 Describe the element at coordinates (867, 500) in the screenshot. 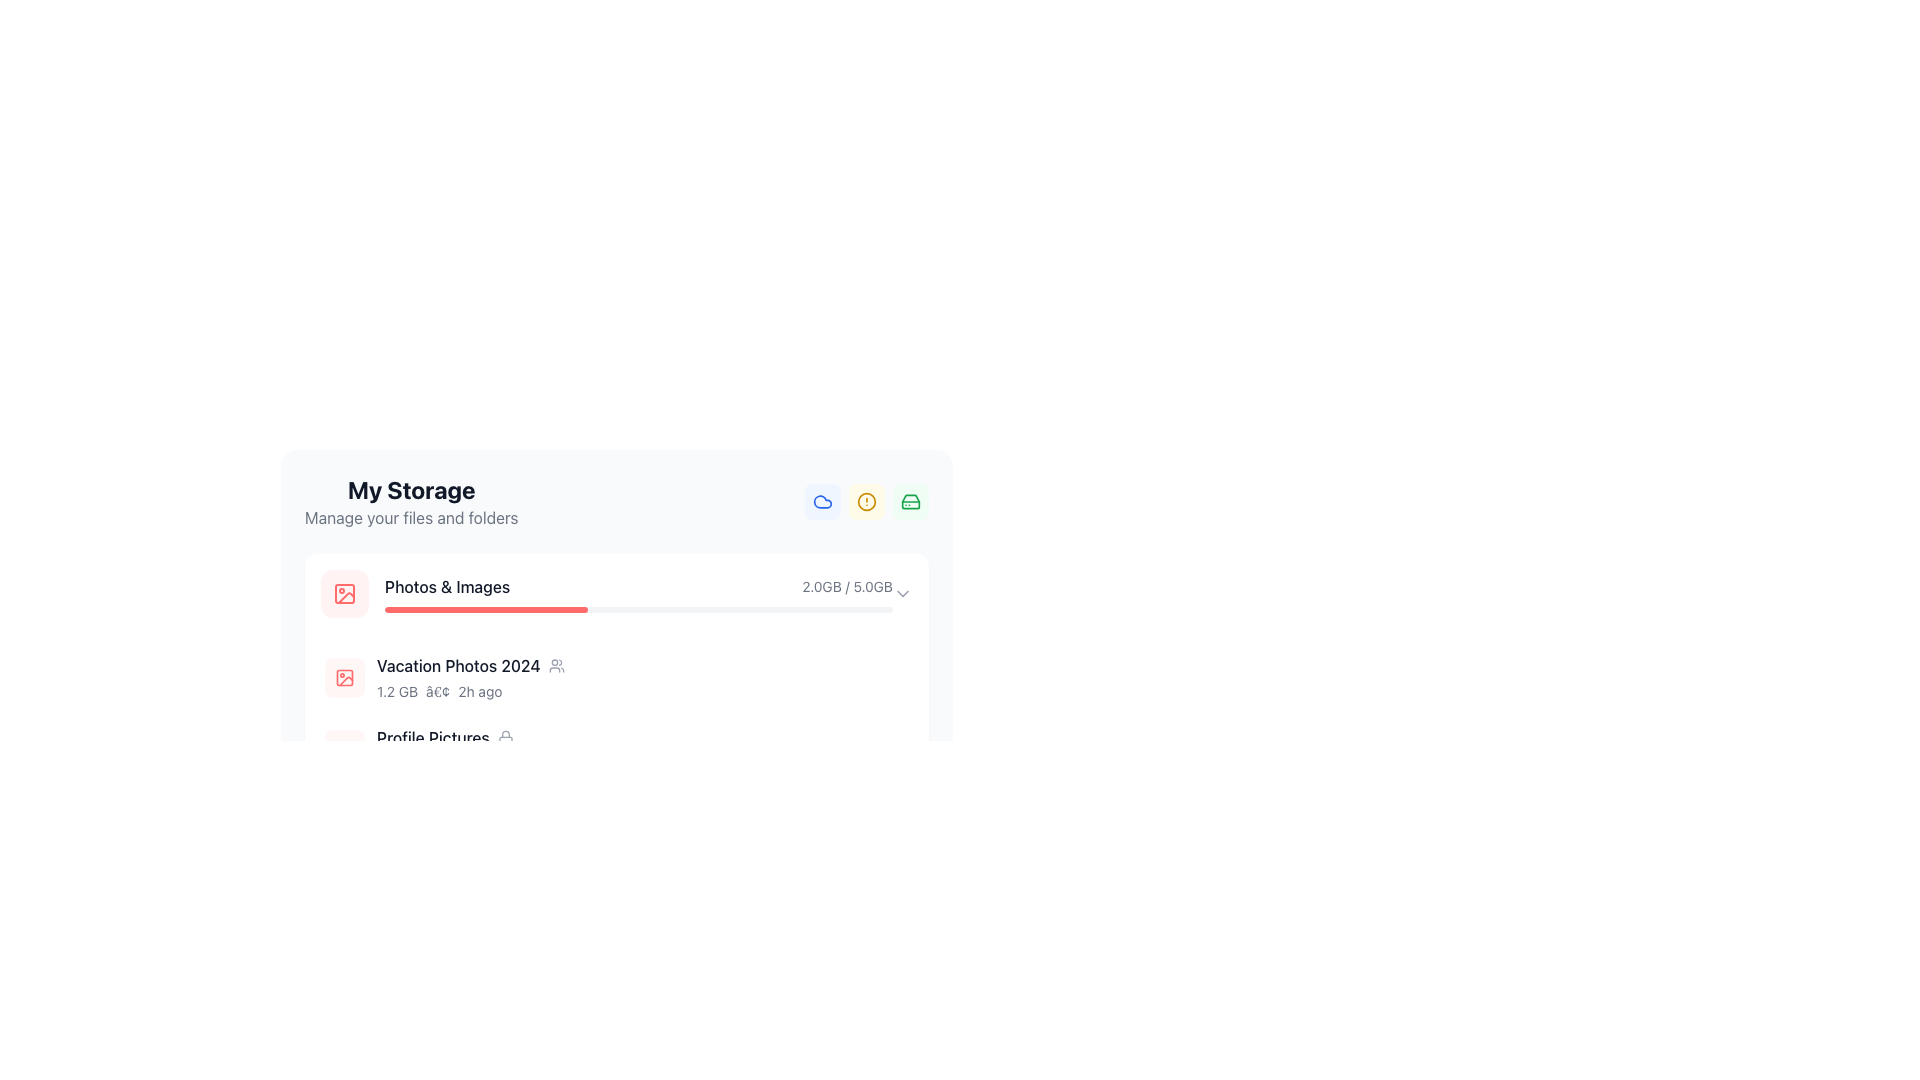

I see `the central circle in the top-right corner of the interface that represents a graphical element indicating status, part of a grouped icon set` at that location.